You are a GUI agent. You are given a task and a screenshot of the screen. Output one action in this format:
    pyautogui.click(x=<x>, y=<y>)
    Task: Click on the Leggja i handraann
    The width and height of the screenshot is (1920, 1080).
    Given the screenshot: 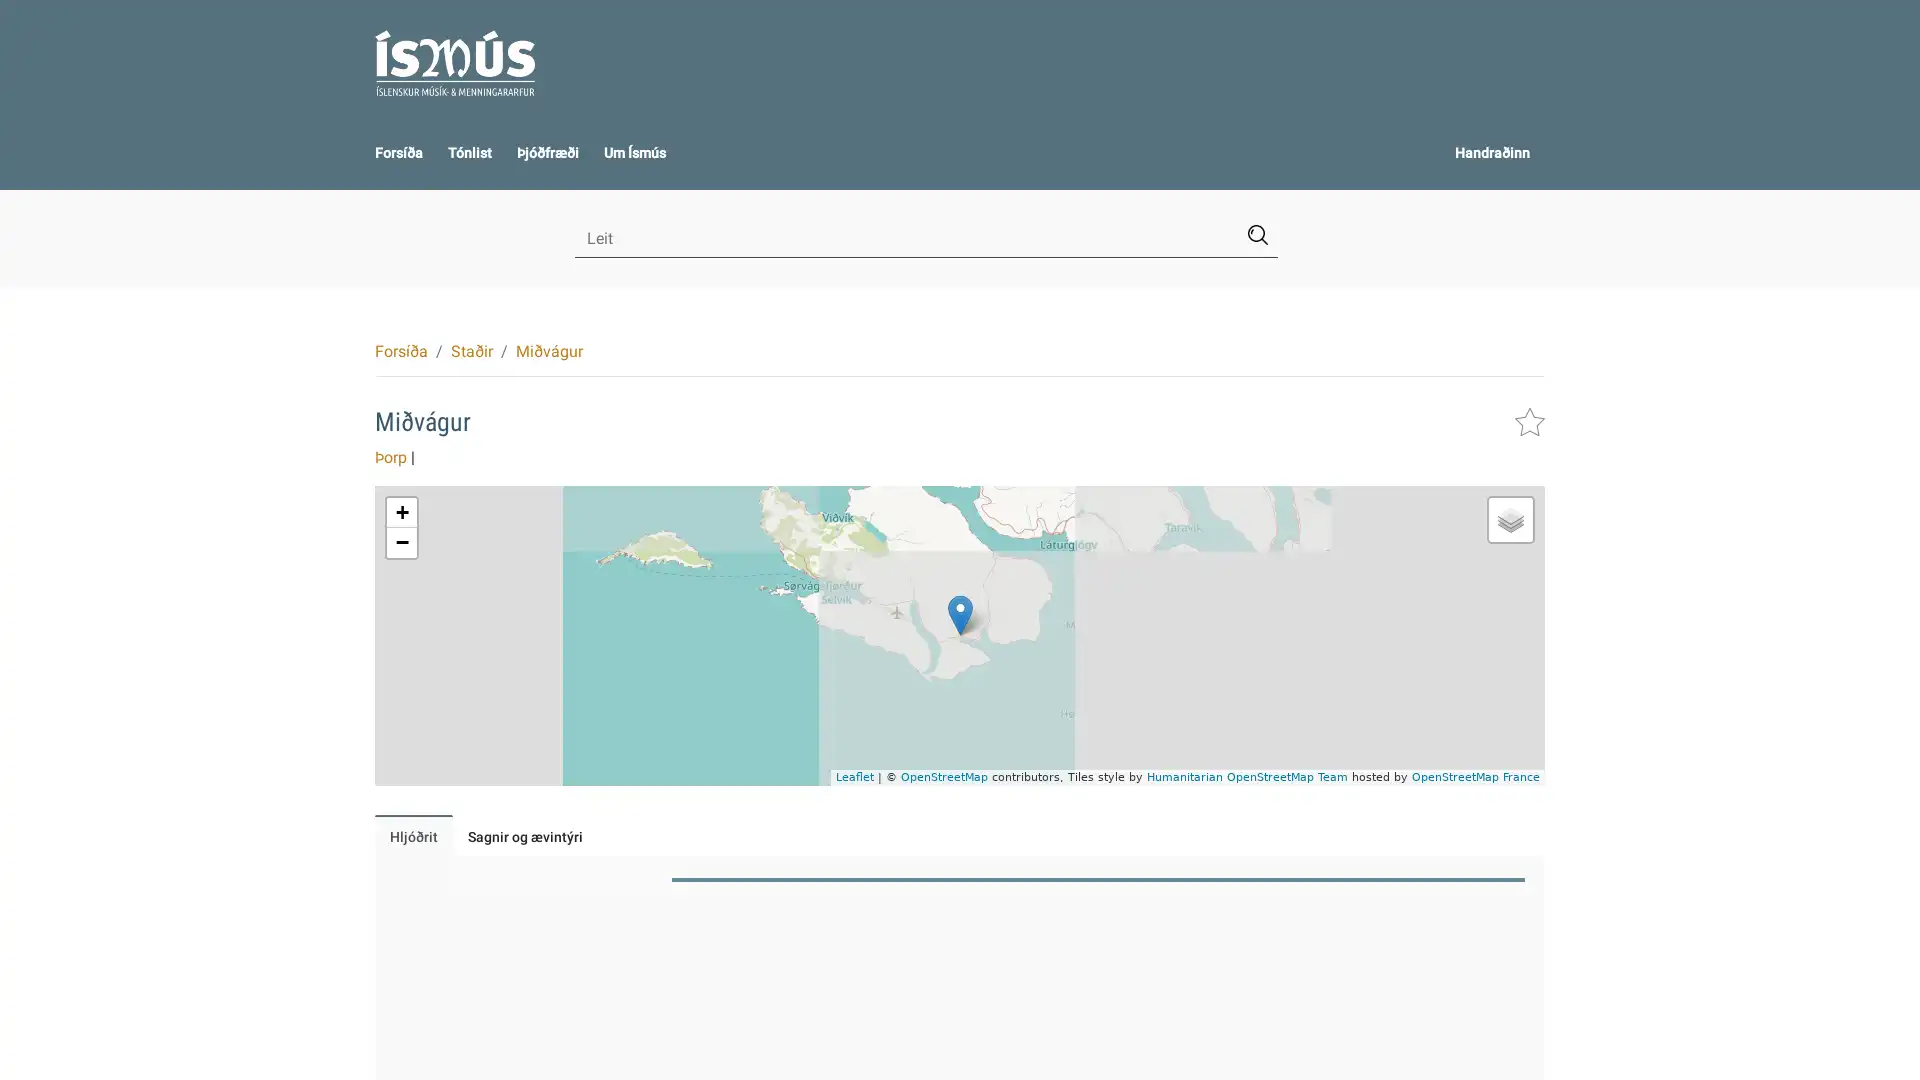 What is the action you would take?
    pyautogui.click(x=1529, y=420)
    